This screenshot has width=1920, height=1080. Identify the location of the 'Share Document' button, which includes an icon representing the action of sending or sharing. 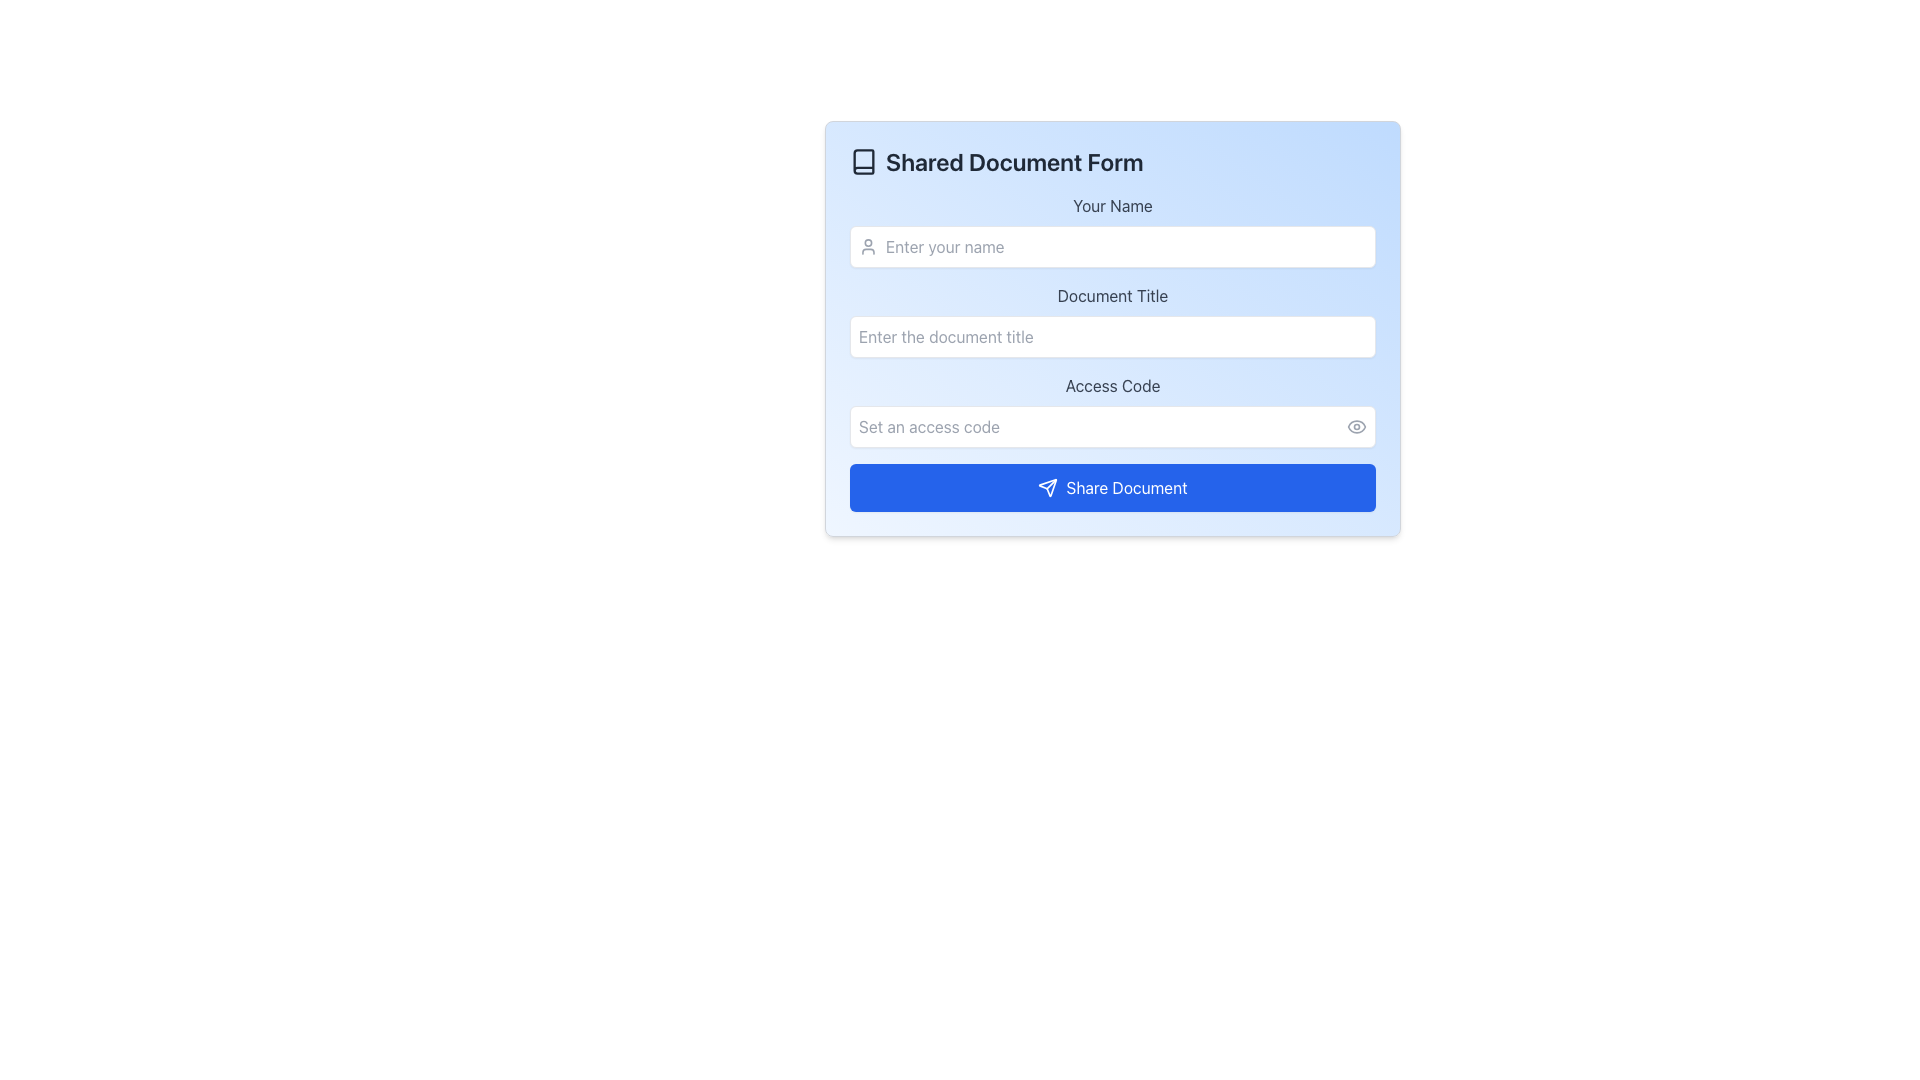
(1047, 488).